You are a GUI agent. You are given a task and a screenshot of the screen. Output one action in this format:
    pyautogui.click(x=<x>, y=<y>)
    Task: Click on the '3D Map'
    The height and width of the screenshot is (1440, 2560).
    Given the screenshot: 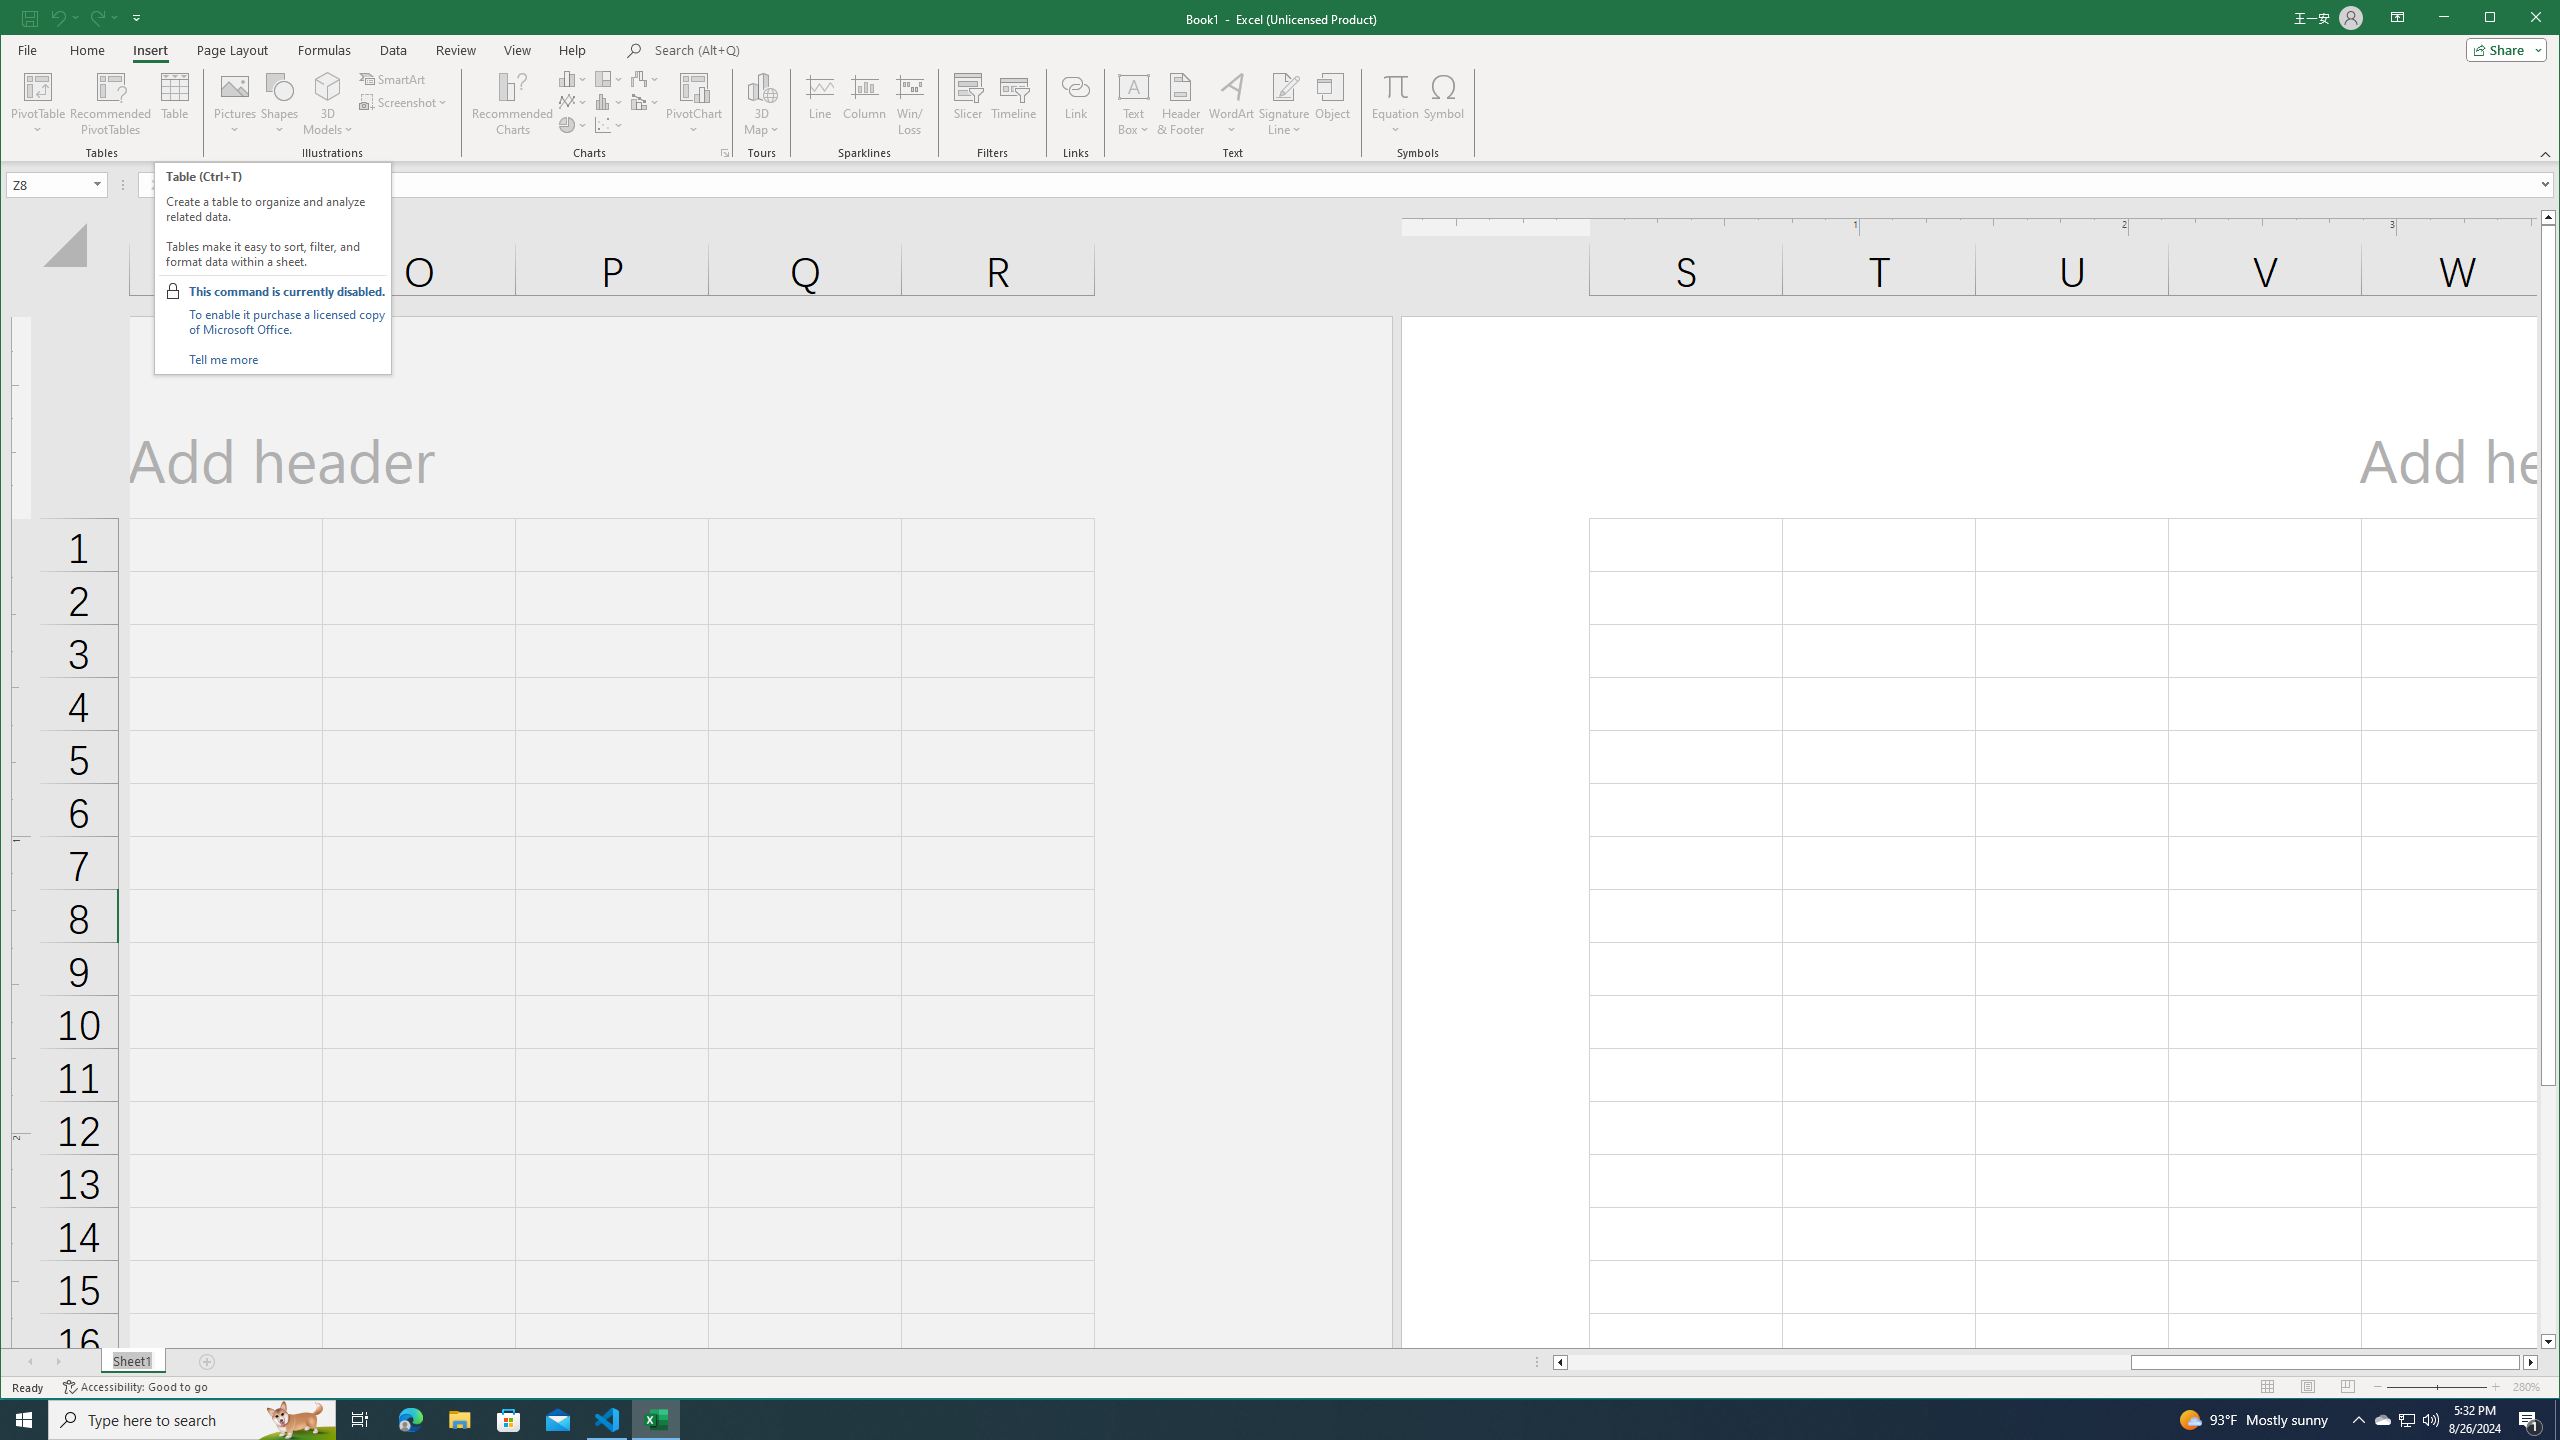 What is the action you would take?
    pyautogui.click(x=761, y=103)
    